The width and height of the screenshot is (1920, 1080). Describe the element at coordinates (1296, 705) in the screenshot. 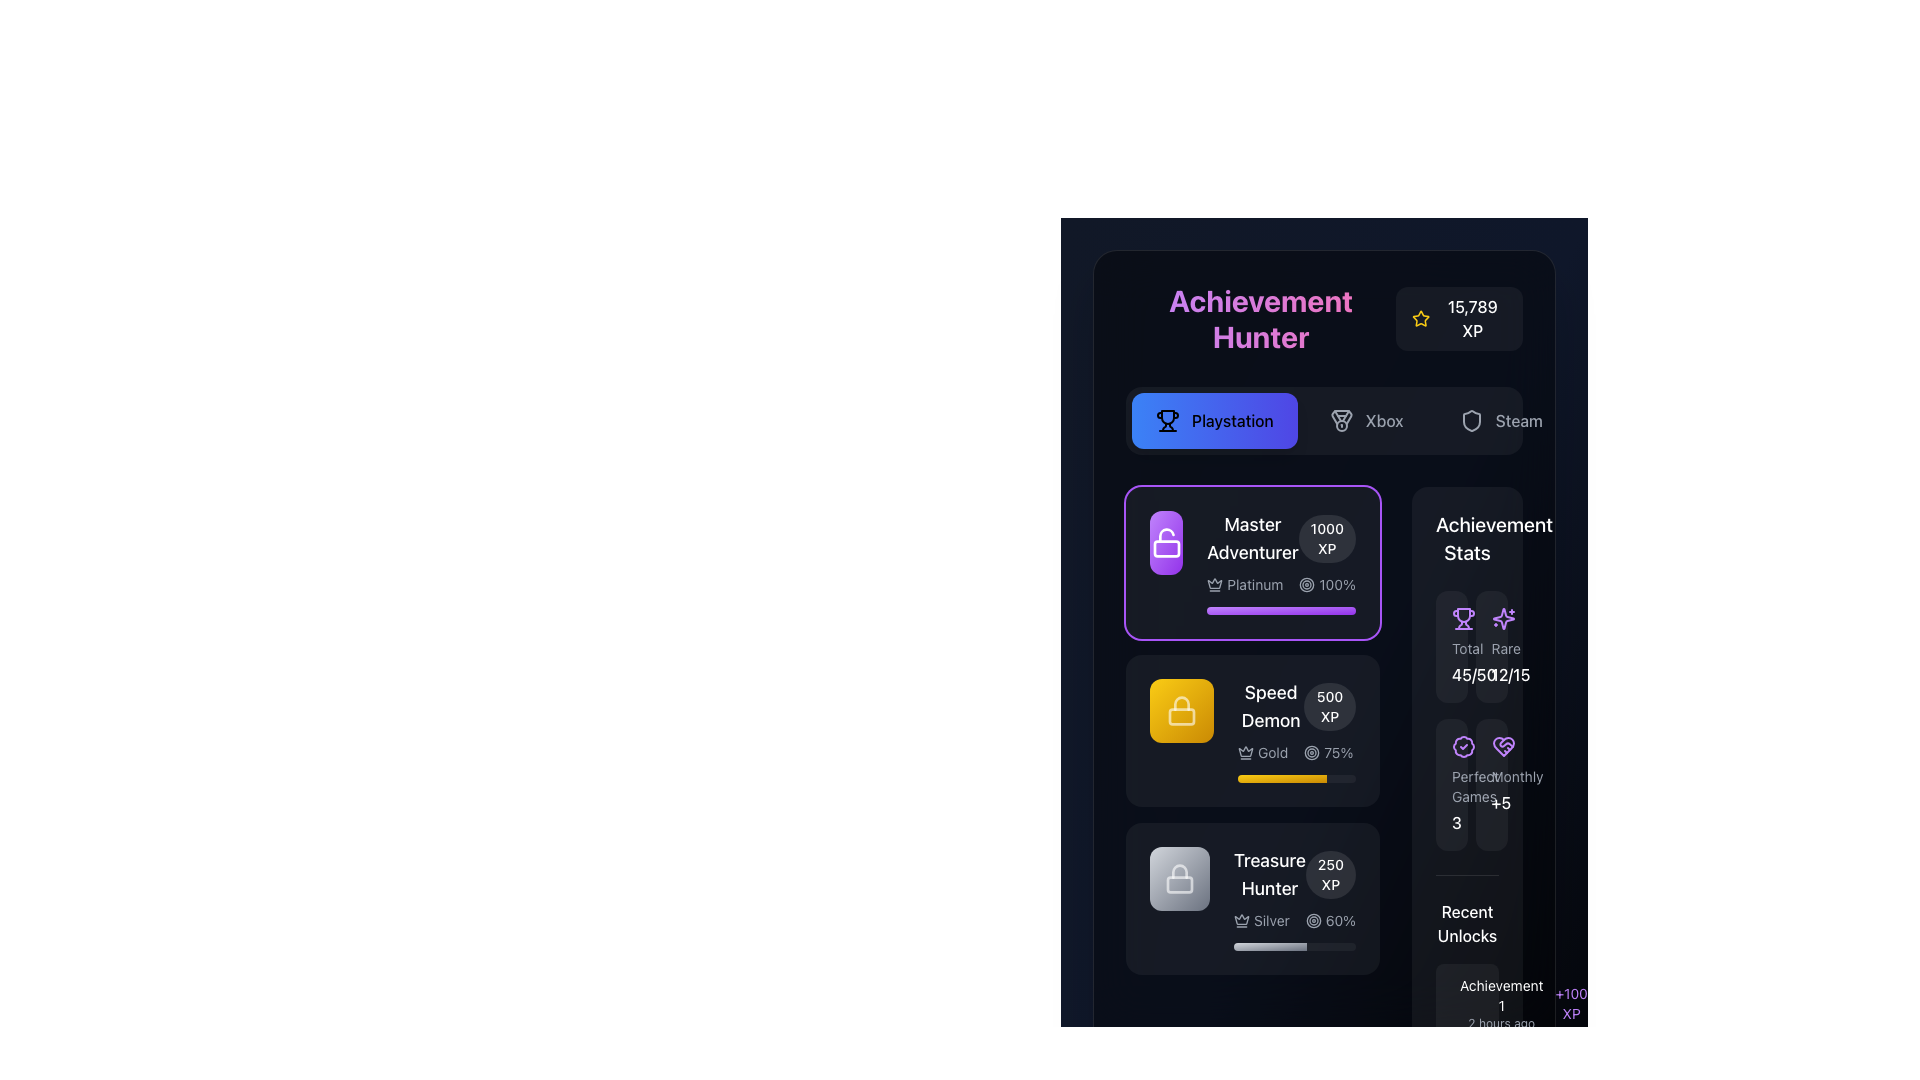

I see `the 'Speed Demon' achievement informational display, which shows a score of 500 XP and is the second card in a vertical list of achievements` at that location.